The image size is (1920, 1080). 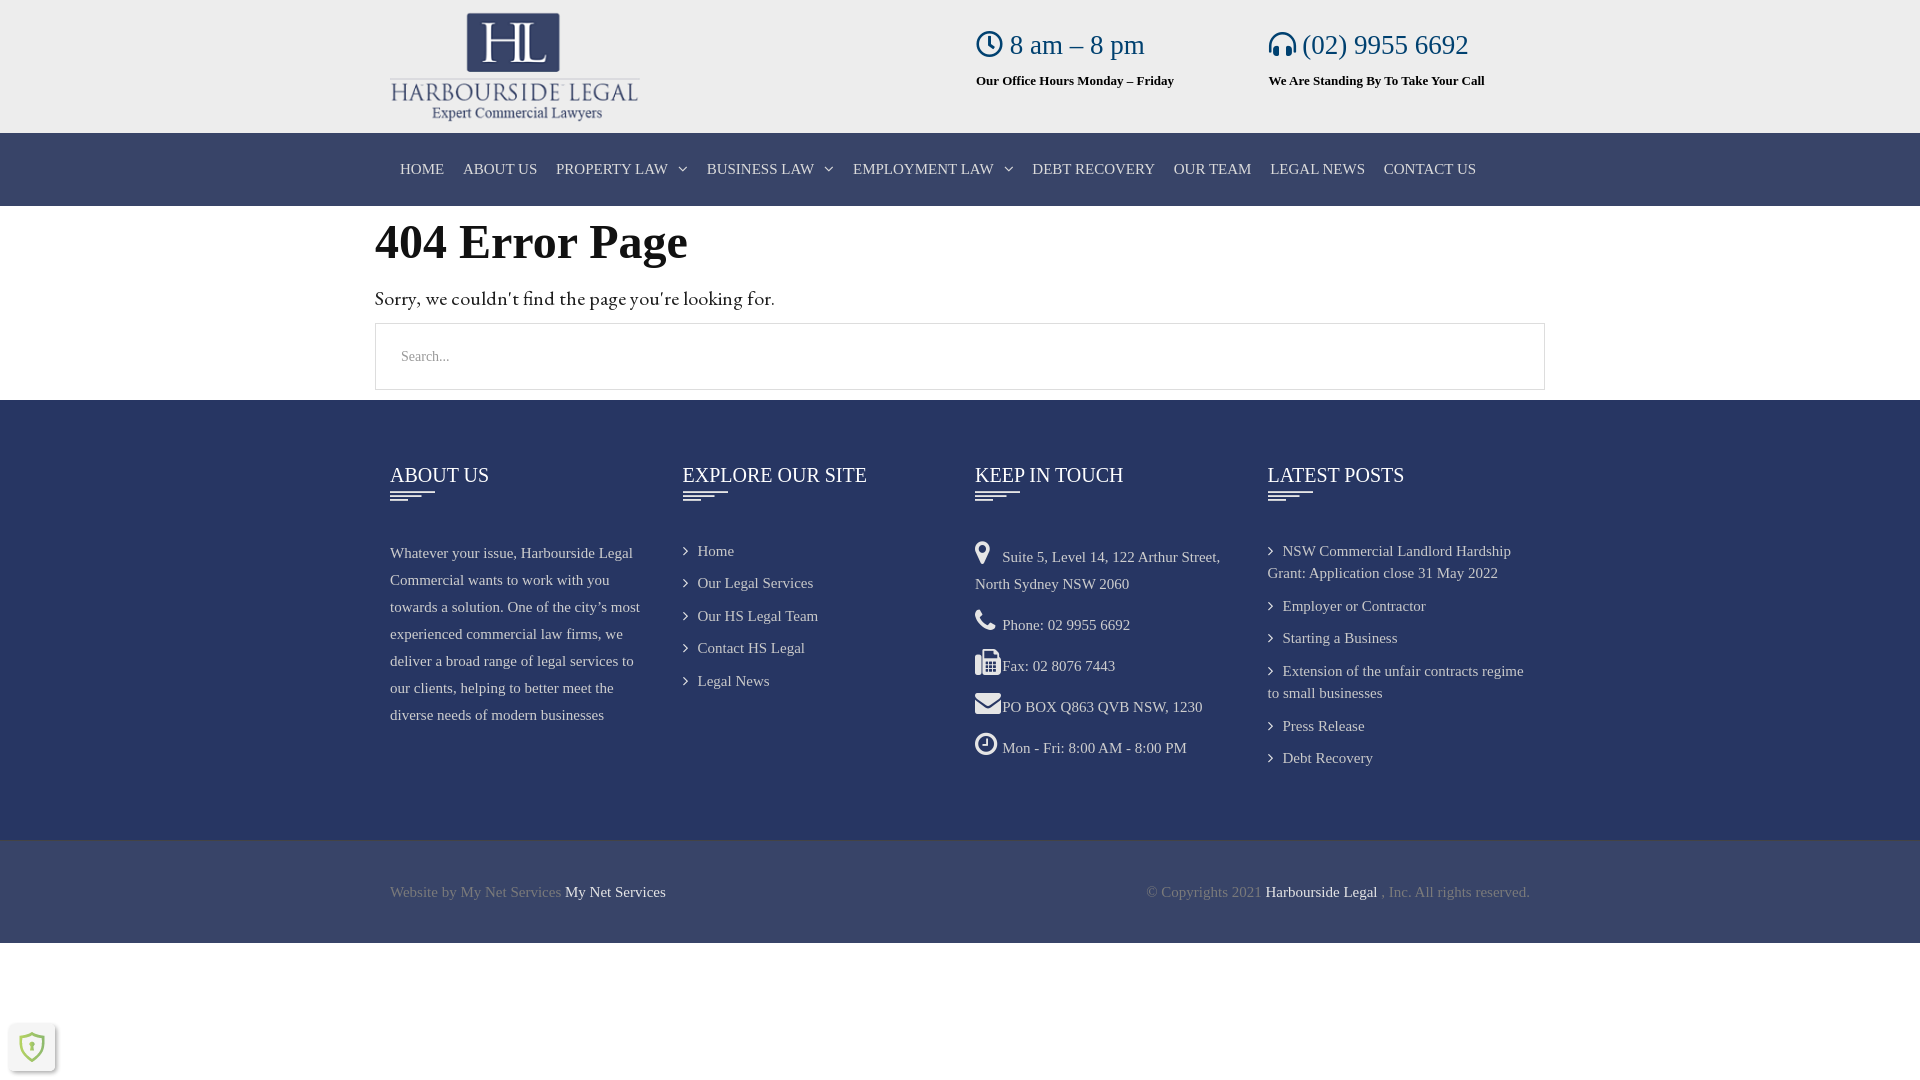 What do you see at coordinates (1429, 168) in the screenshot?
I see `'CONTACT US'` at bounding box center [1429, 168].